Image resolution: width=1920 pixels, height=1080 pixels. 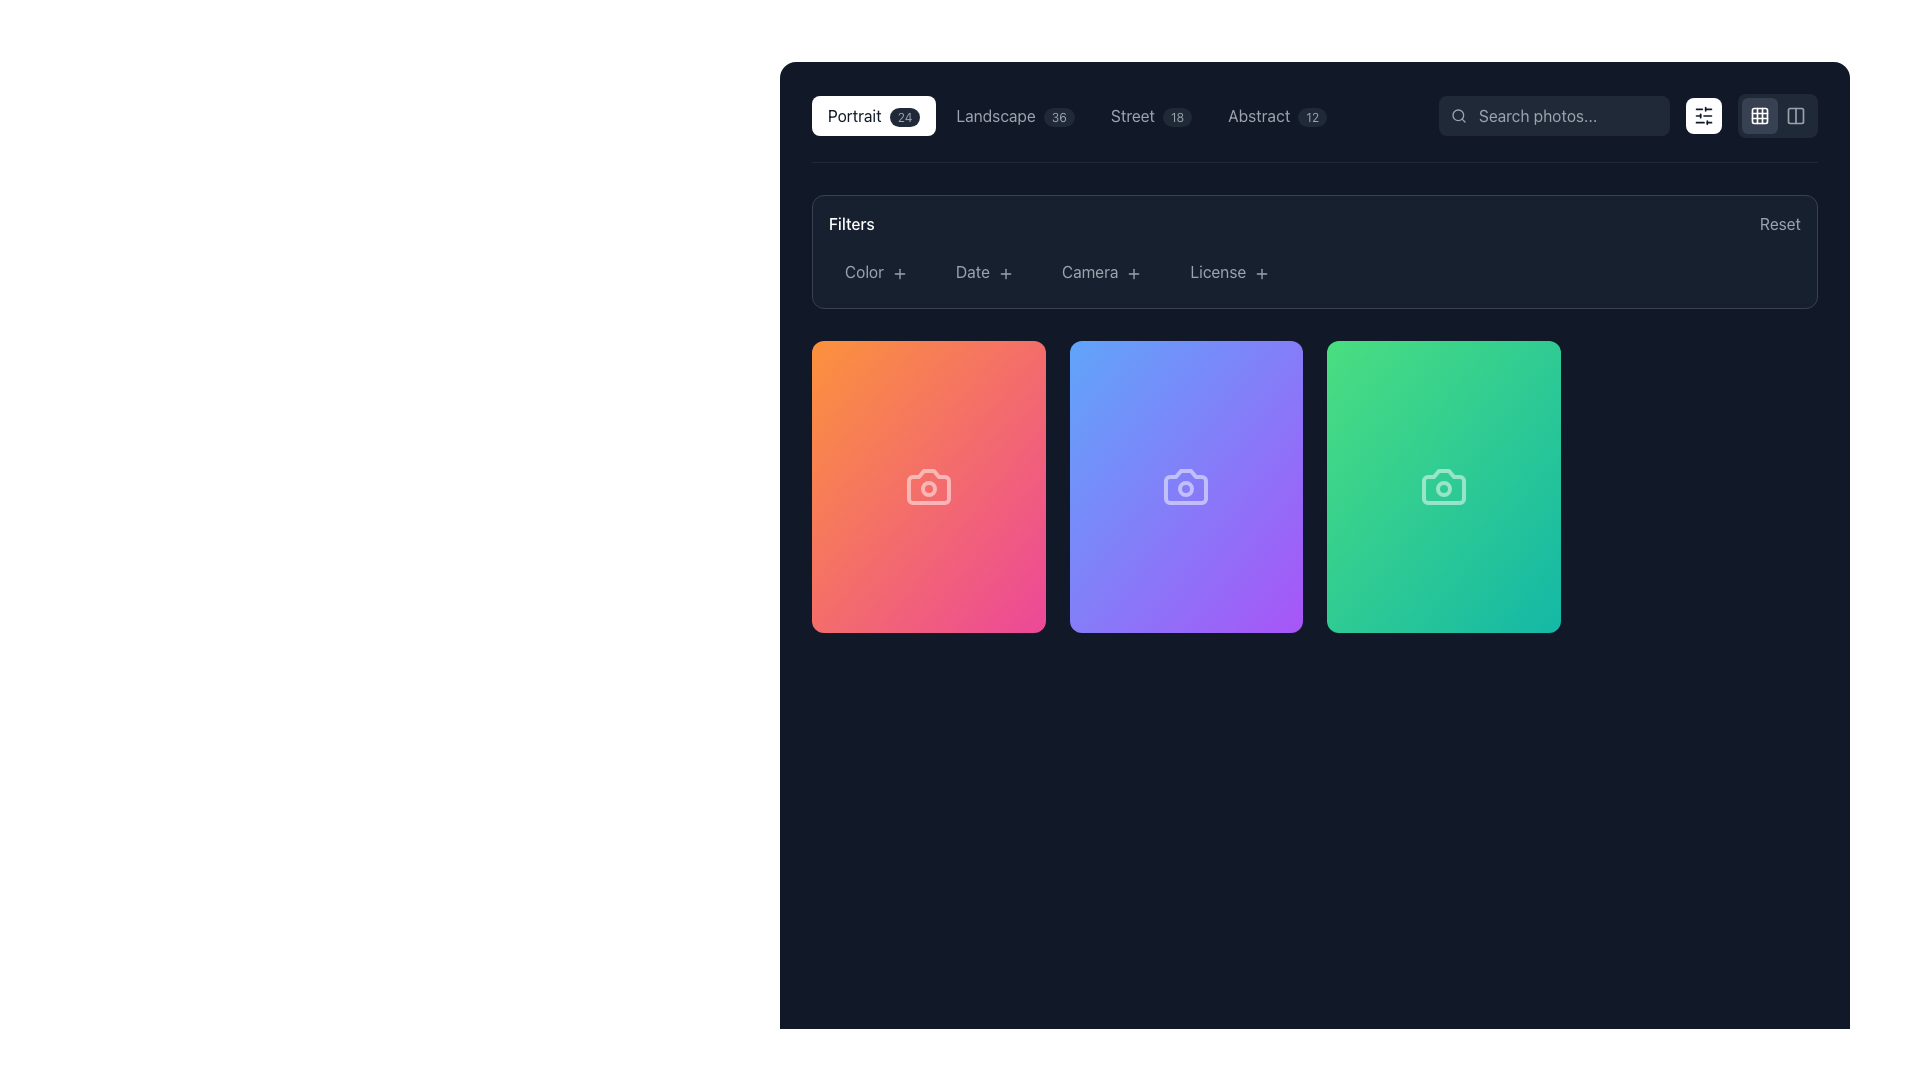 What do you see at coordinates (1443, 373) in the screenshot?
I see `the decorative element located at the topmost section of the rightmost green card, which serves as a structural part for grouping components` at bounding box center [1443, 373].